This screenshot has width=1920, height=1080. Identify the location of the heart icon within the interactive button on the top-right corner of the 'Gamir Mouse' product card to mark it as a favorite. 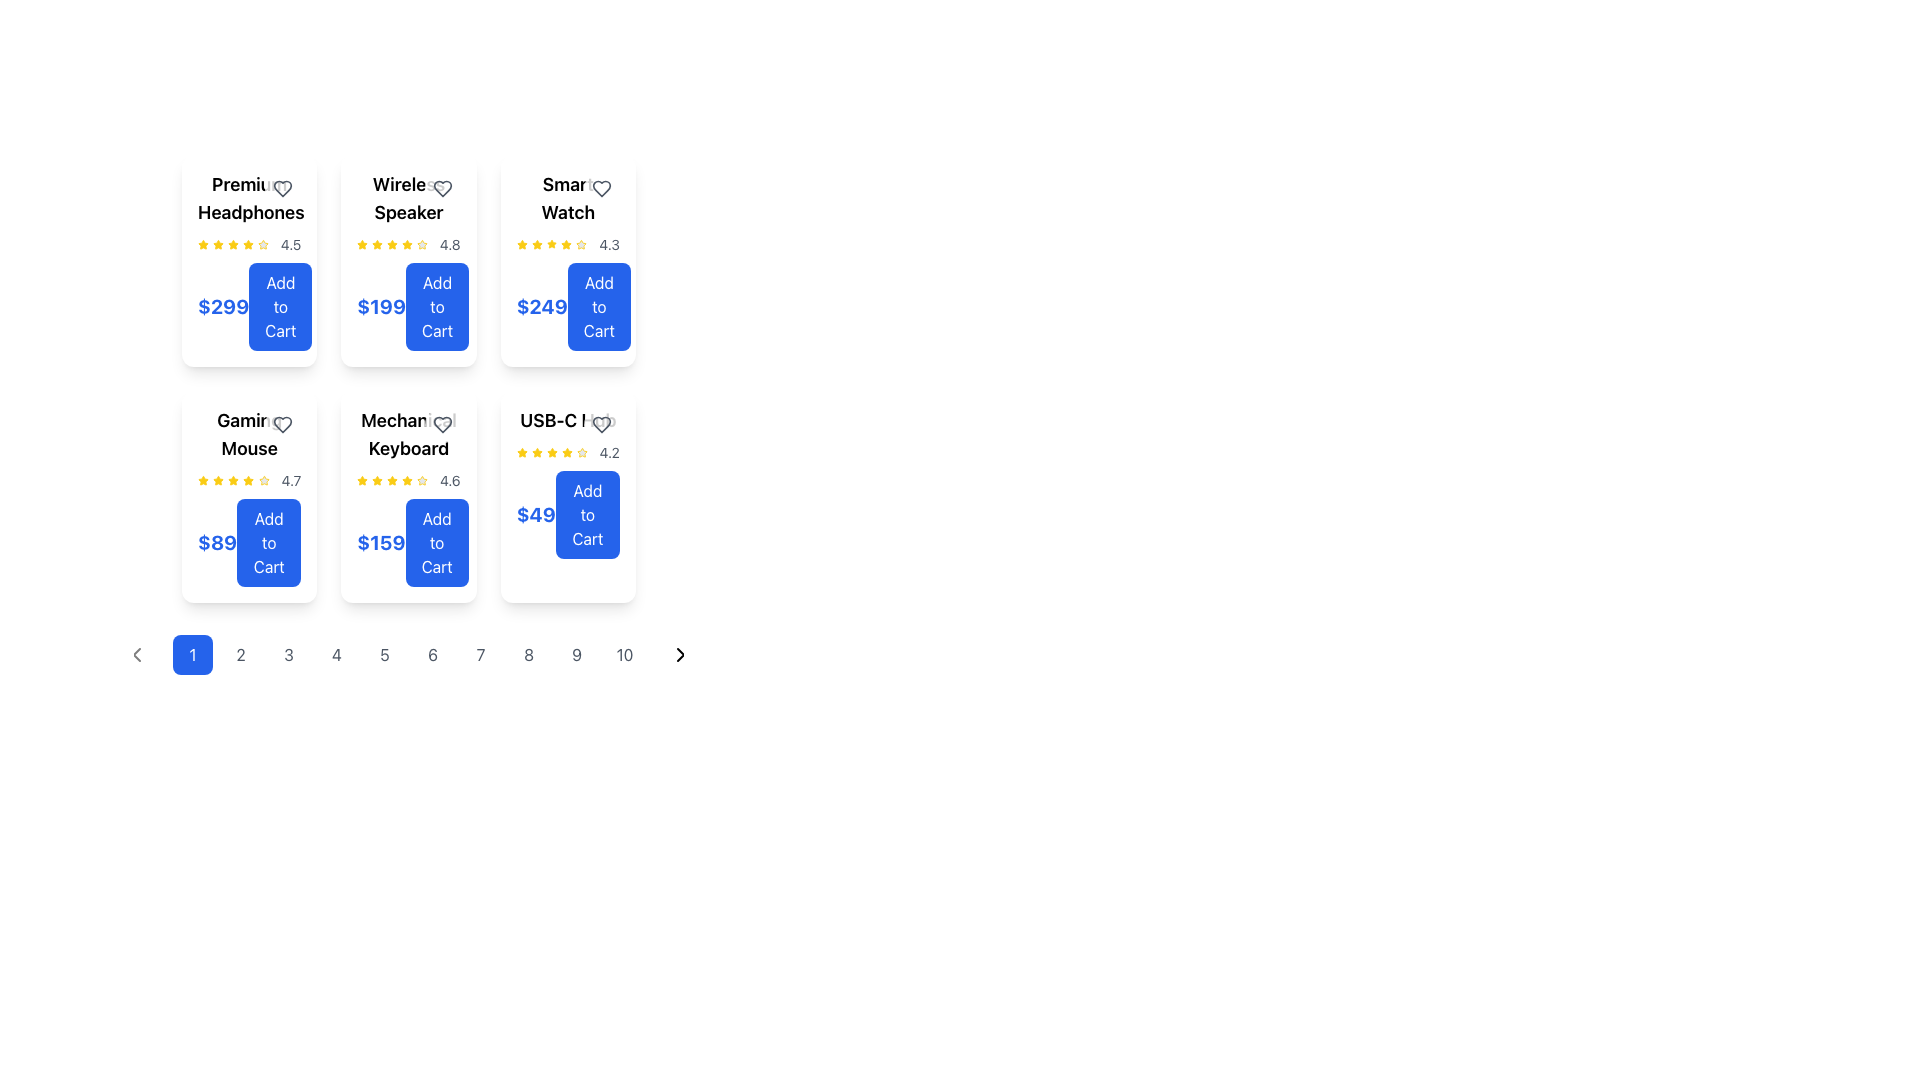
(282, 423).